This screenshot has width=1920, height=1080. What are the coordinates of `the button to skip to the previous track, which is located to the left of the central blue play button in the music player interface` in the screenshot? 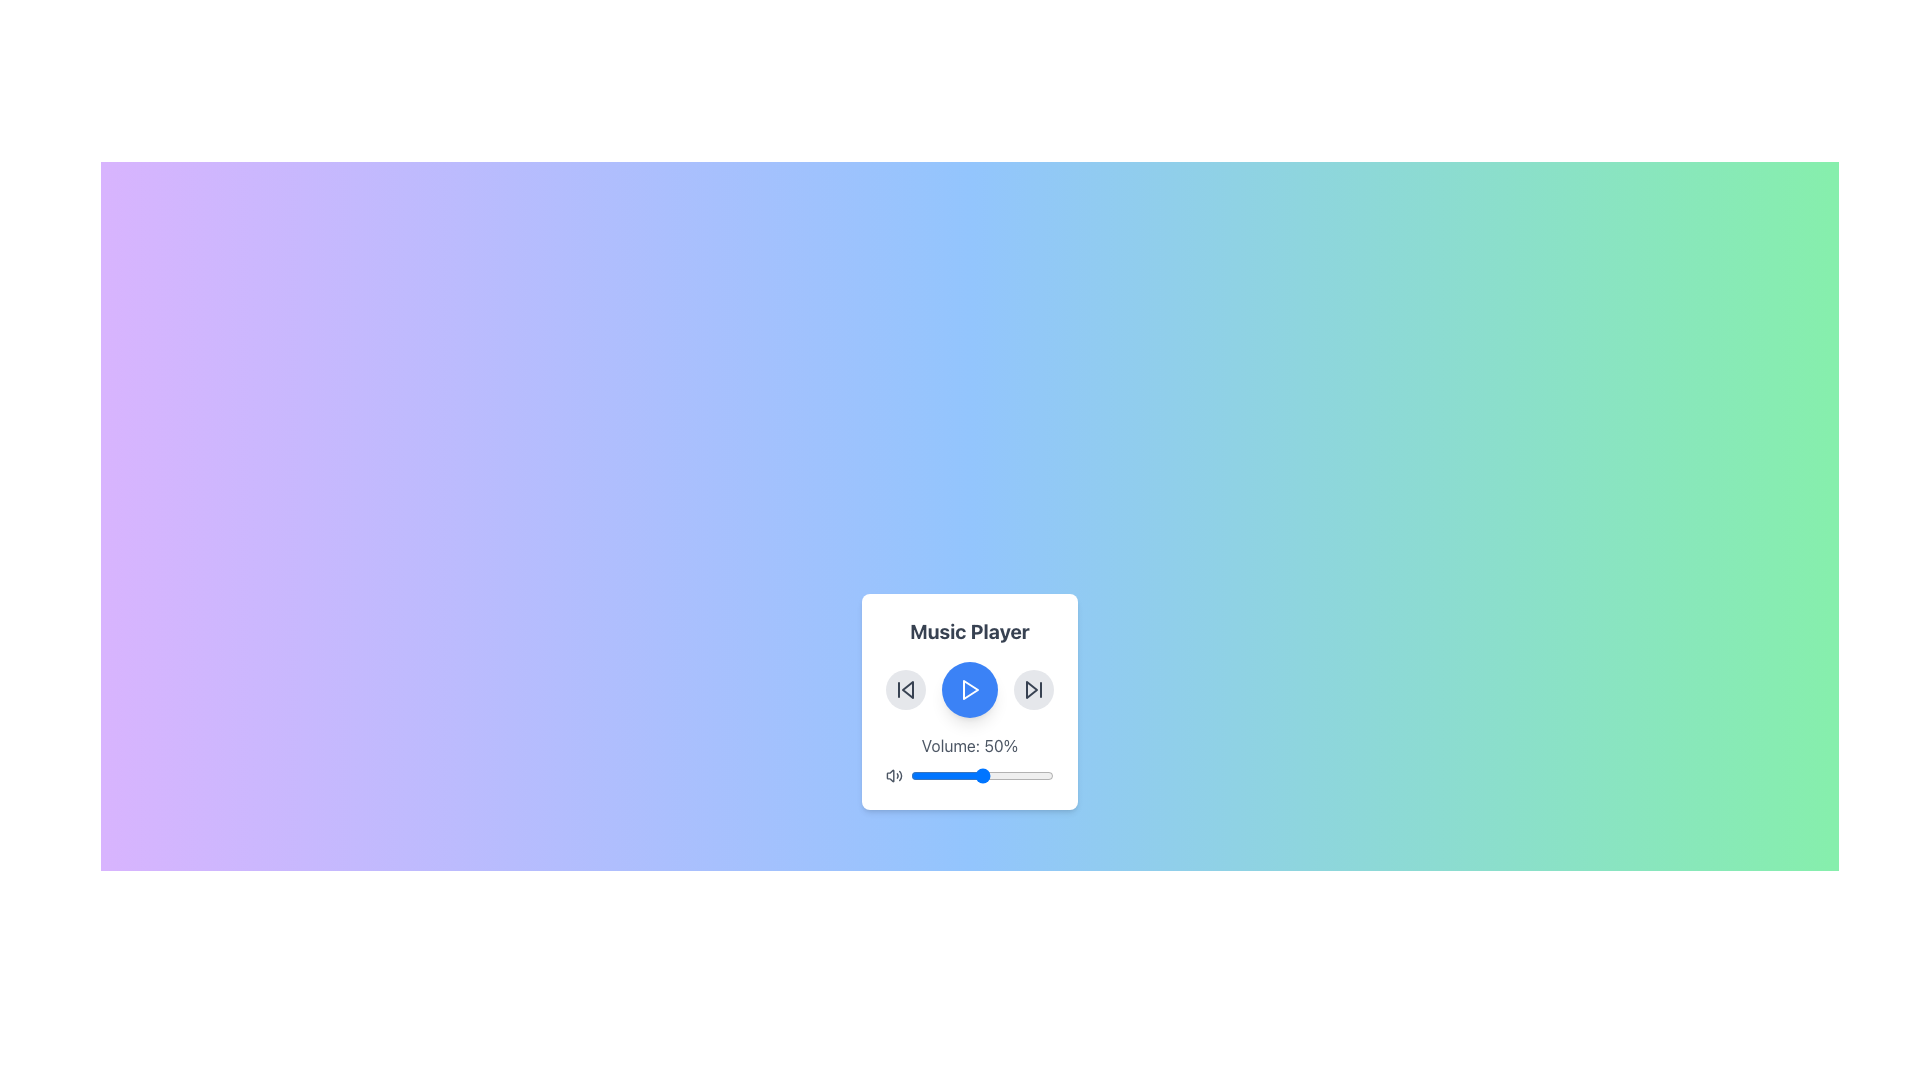 It's located at (905, 689).